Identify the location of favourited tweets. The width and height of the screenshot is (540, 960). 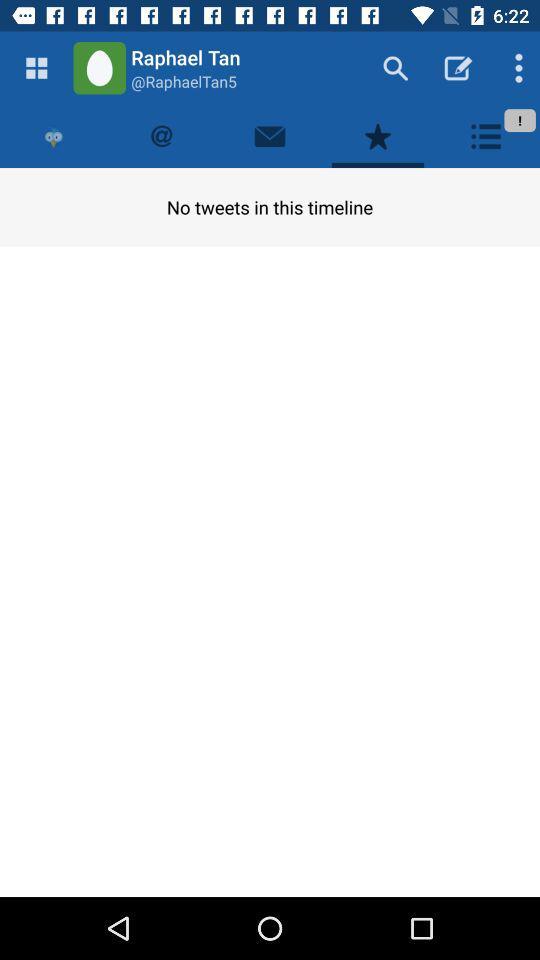
(378, 135).